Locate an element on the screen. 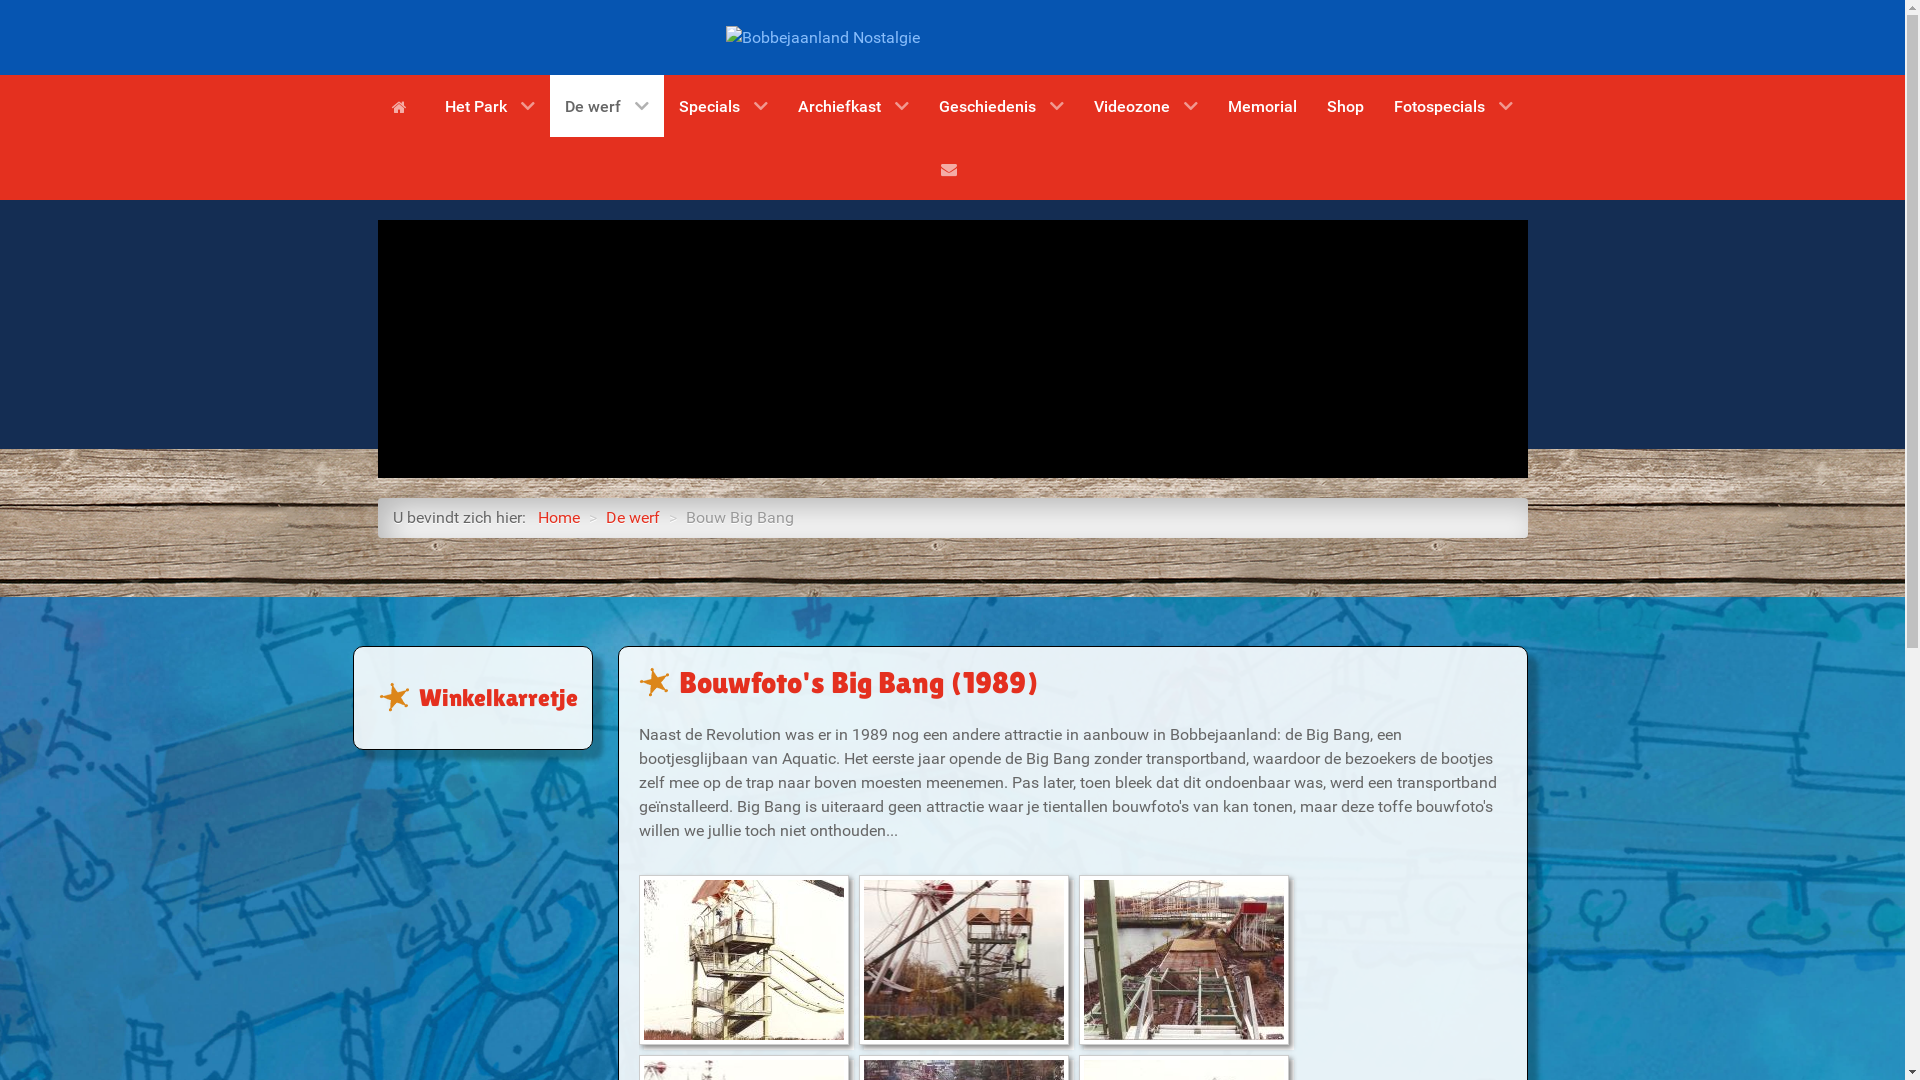 The width and height of the screenshot is (1920, 1080). 'Fotospecials' is located at coordinates (1453, 105).